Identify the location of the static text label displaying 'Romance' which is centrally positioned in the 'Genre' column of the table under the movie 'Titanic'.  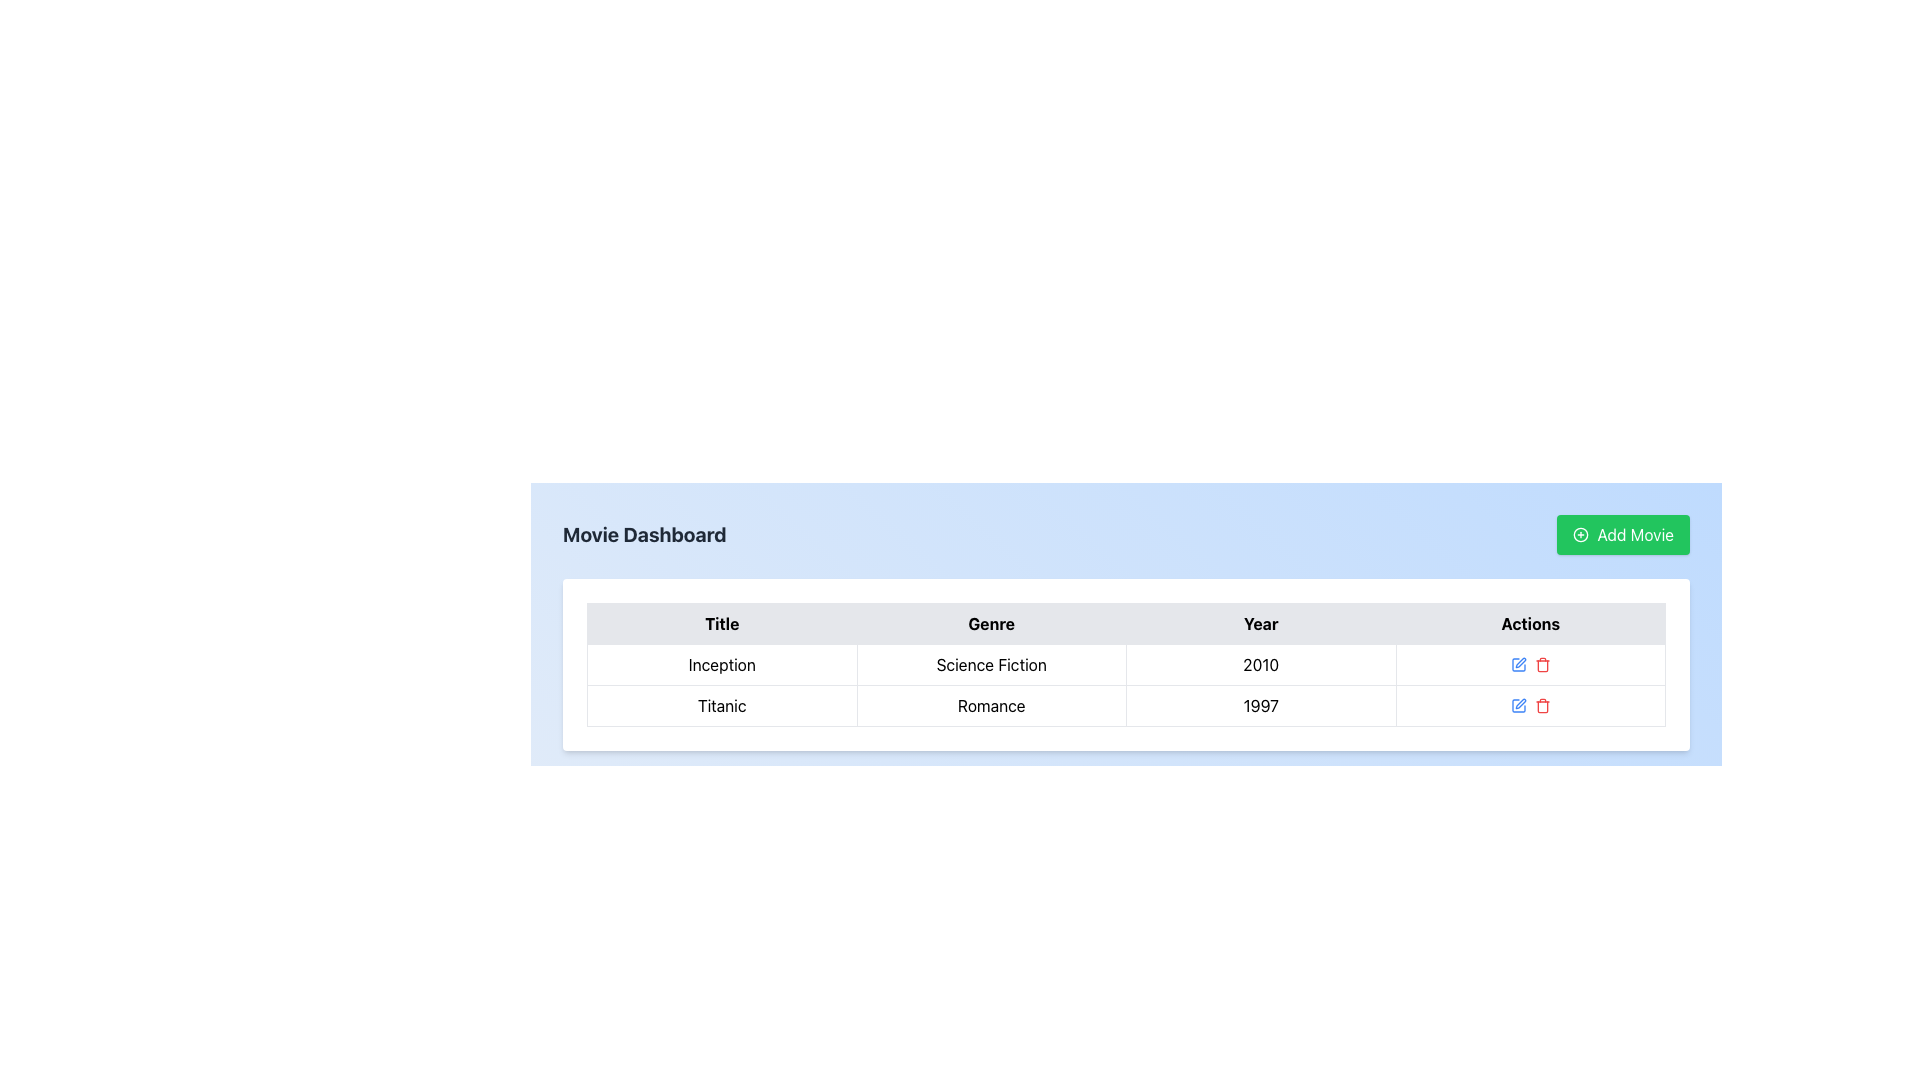
(991, 704).